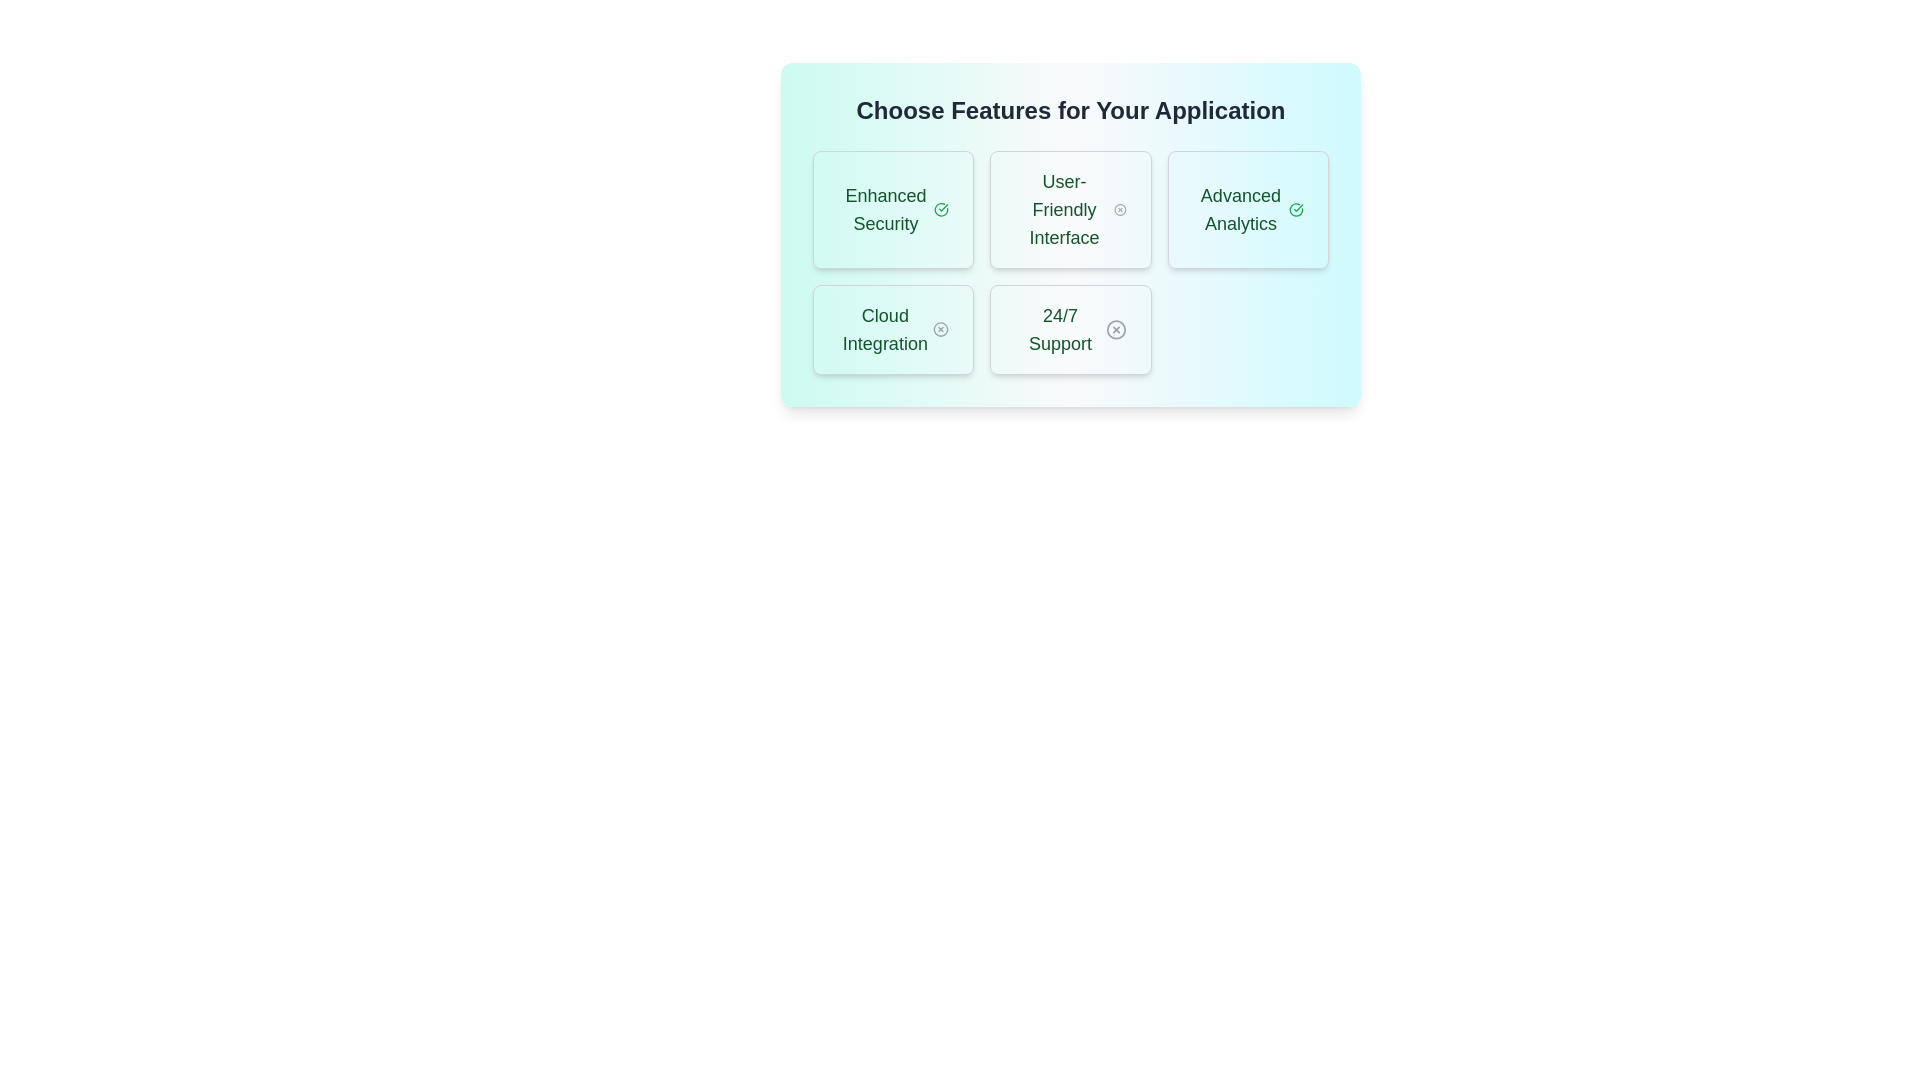 This screenshot has height=1080, width=1920. What do you see at coordinates (1247, 209) in the screenshot?
I see `the feature Advanced Analytics to trigger additional visual feedback` at bounding box center [1247, 209].